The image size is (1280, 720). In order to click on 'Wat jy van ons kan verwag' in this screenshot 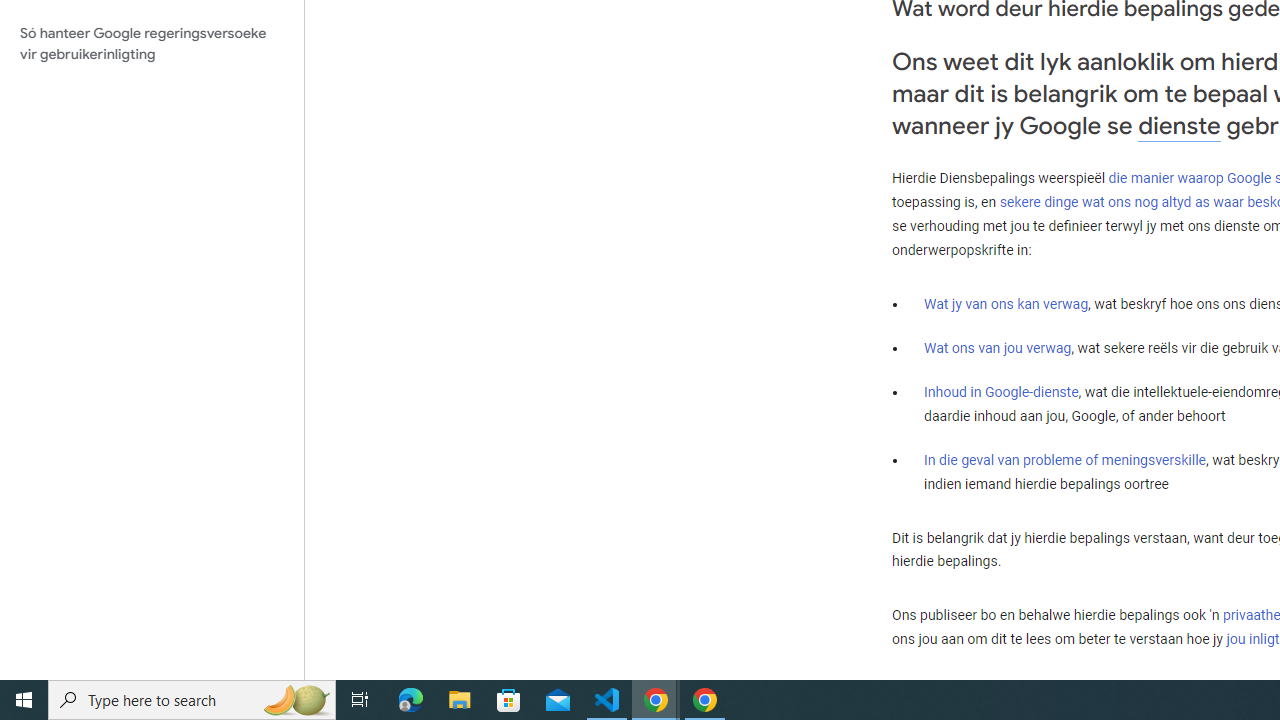, I will do `click(1006, 304)`.